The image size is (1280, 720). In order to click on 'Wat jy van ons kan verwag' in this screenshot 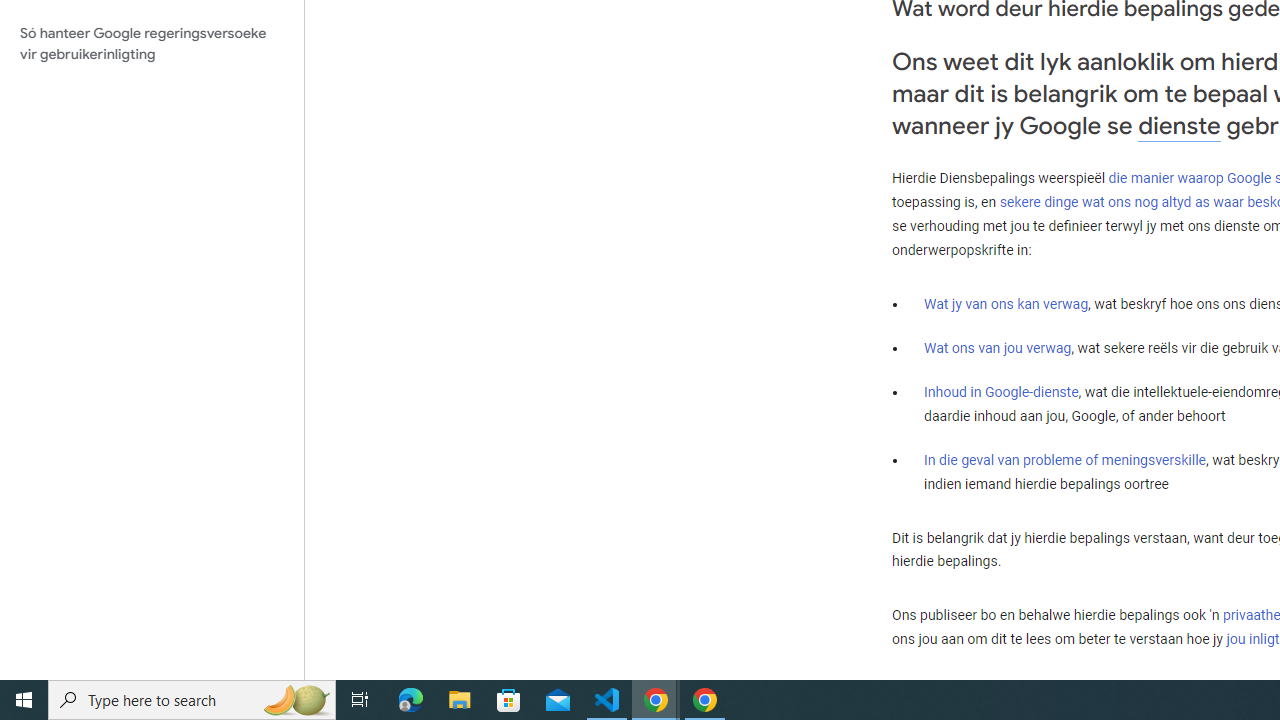, I will do `click(1006, 304)`.